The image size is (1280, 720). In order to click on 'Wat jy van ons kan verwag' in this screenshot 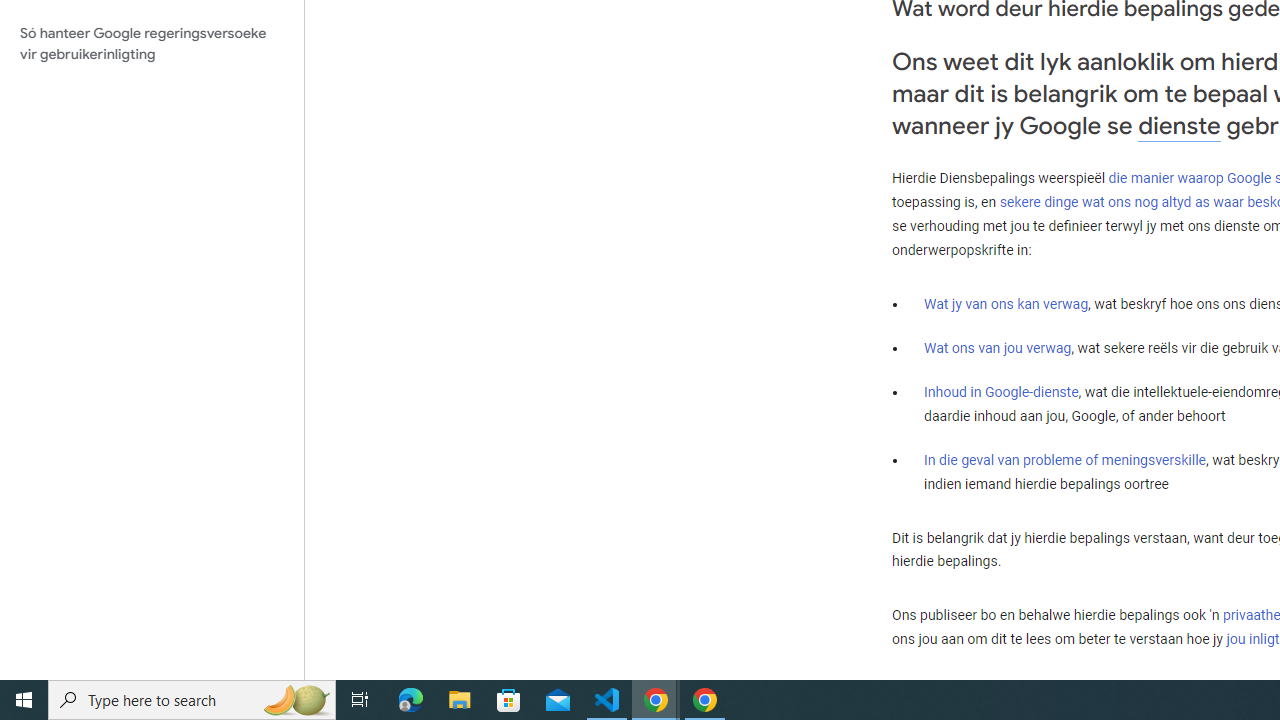, I will do `click(1006, 304)`.